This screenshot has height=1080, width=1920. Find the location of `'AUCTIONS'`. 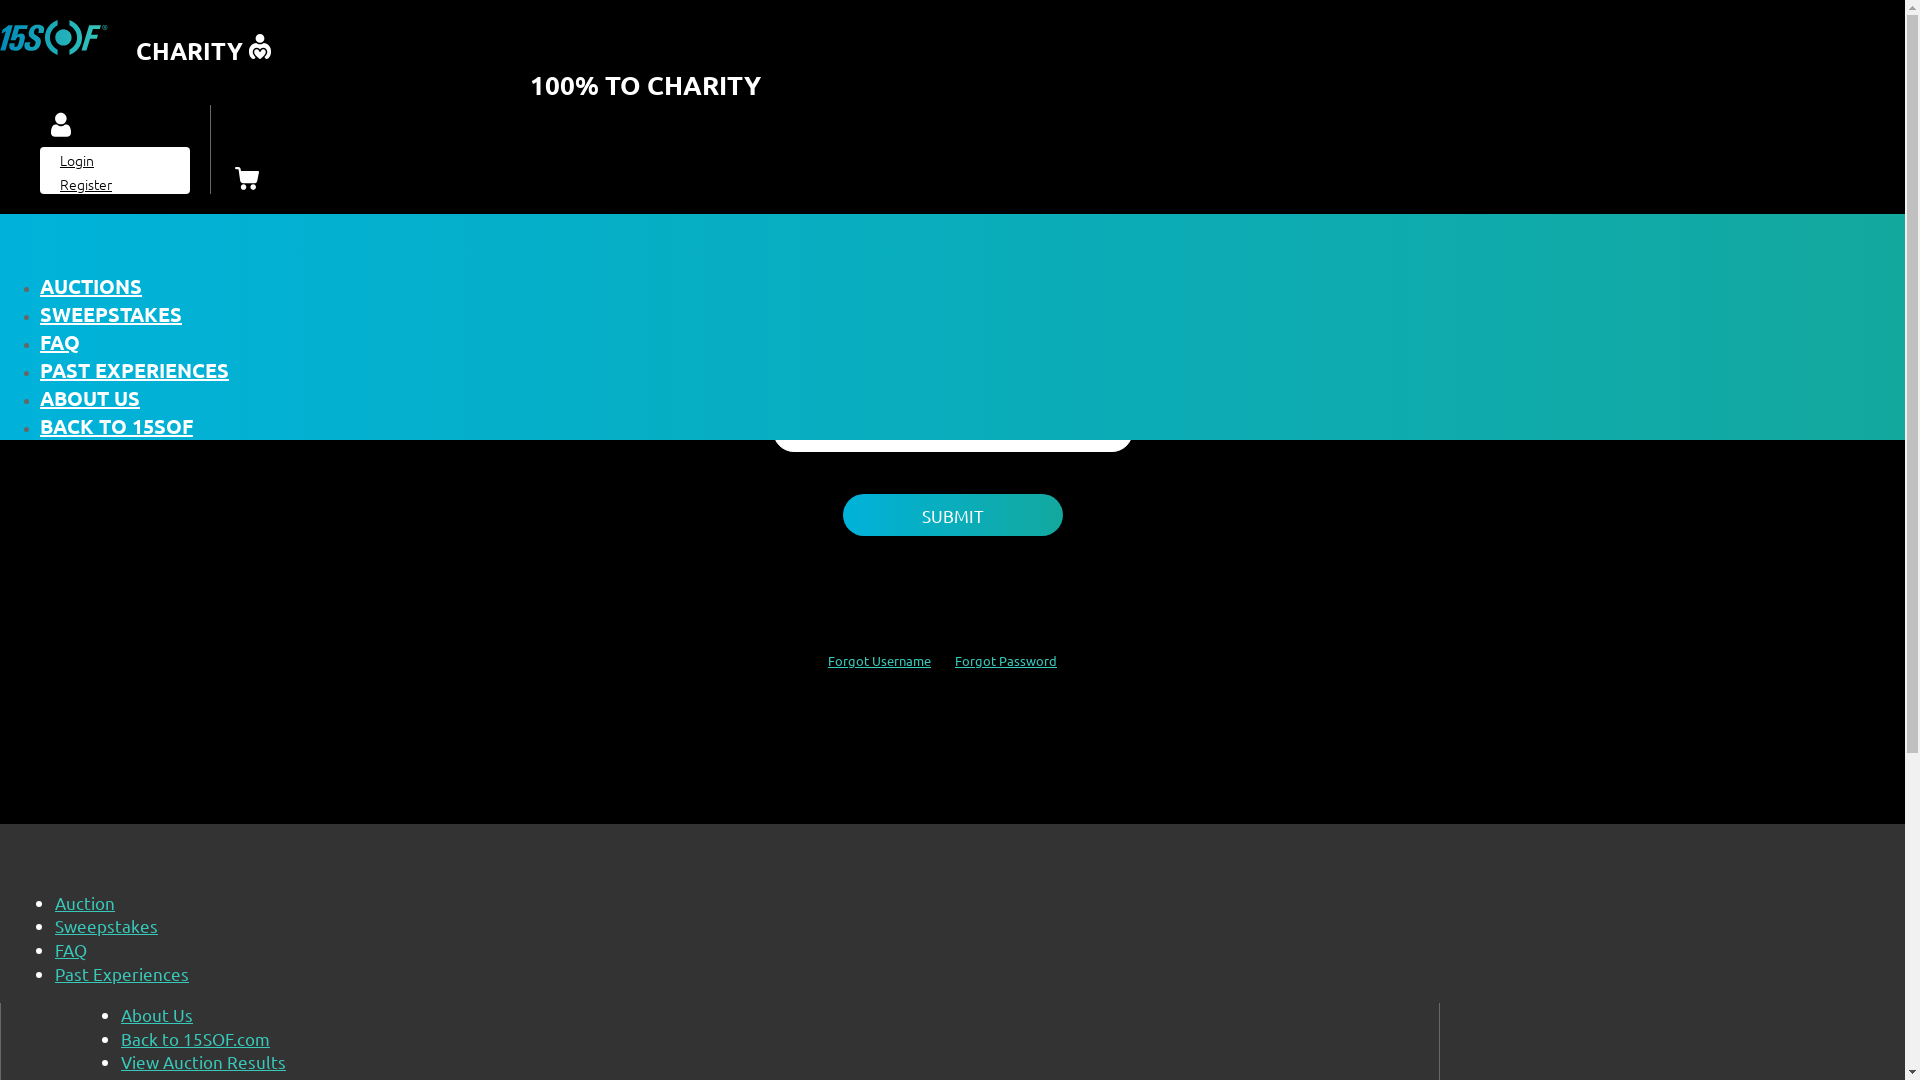

'AUCTIONS' is located at coordinates (39, 285).